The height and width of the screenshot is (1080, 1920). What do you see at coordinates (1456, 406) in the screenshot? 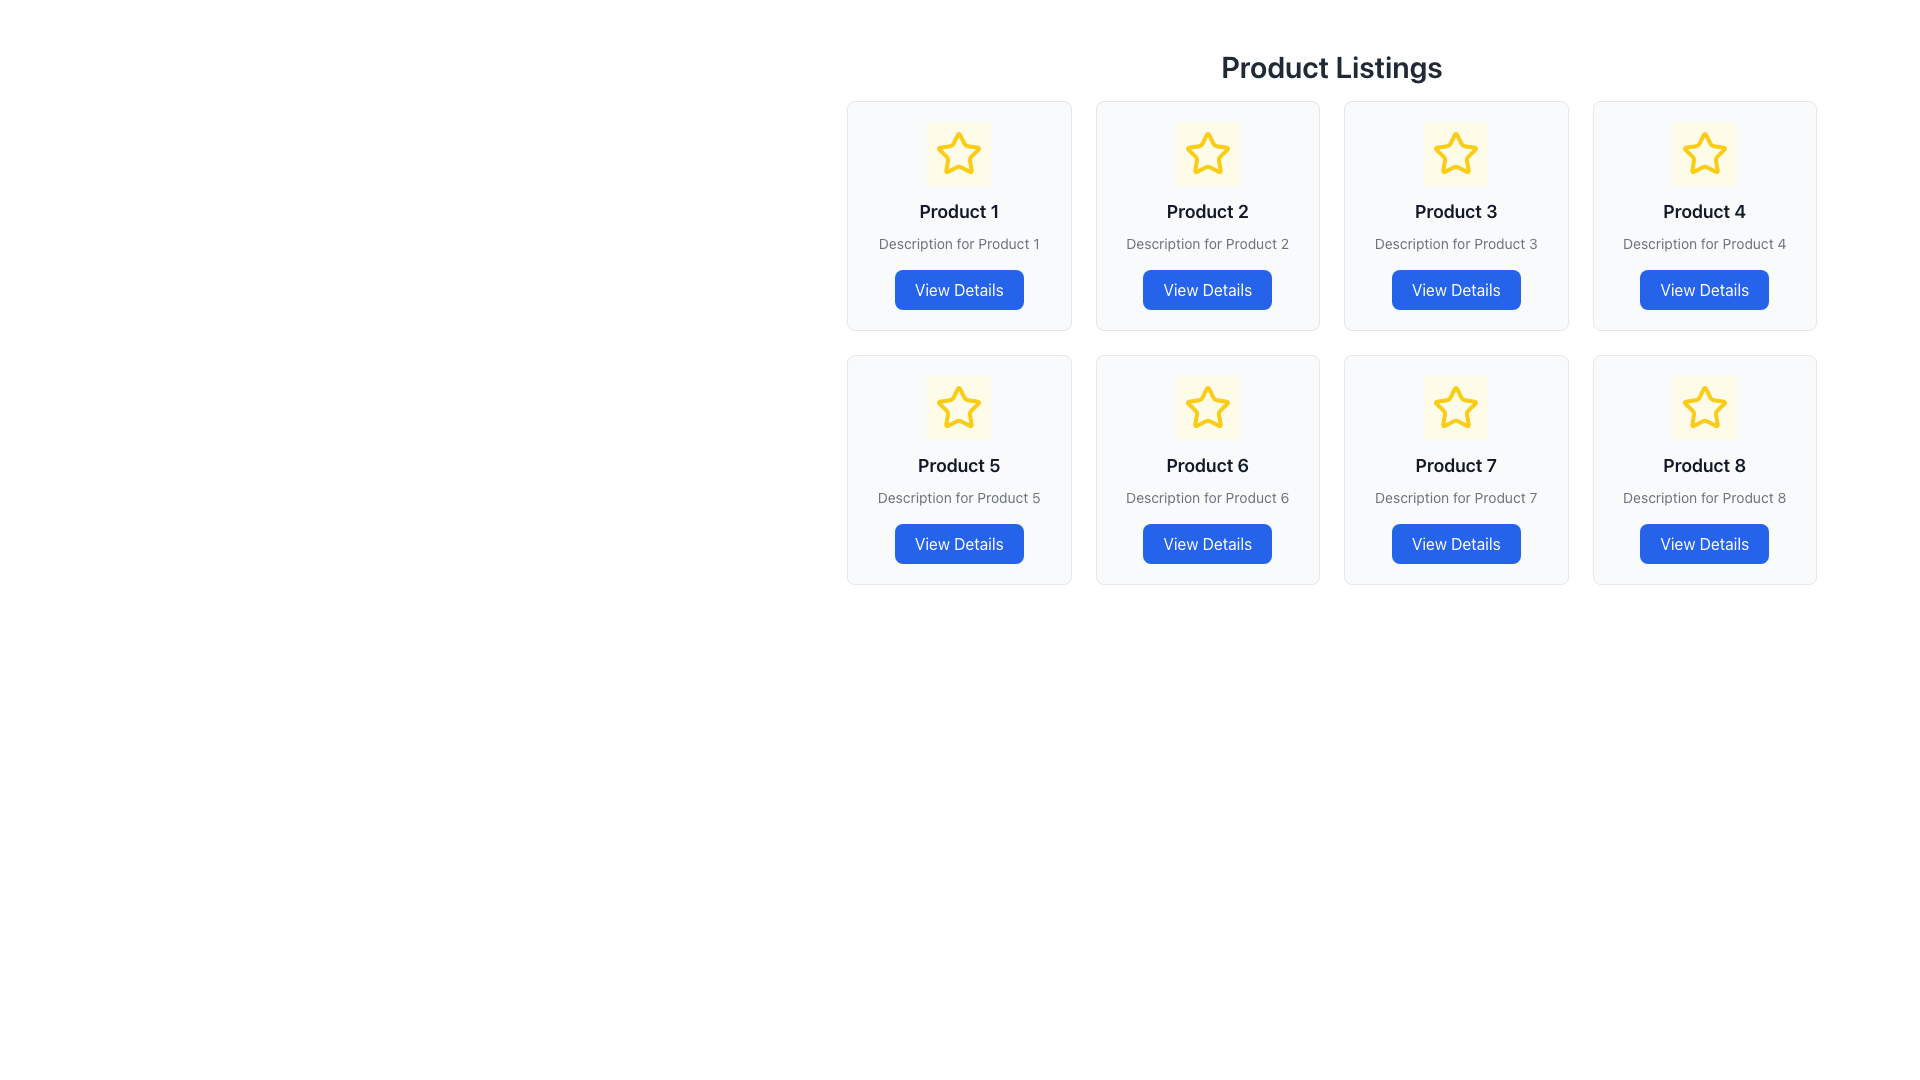
I see `the star icon with a yellow outline in the 'Product 7' card` at bounding box center [1456, 406].